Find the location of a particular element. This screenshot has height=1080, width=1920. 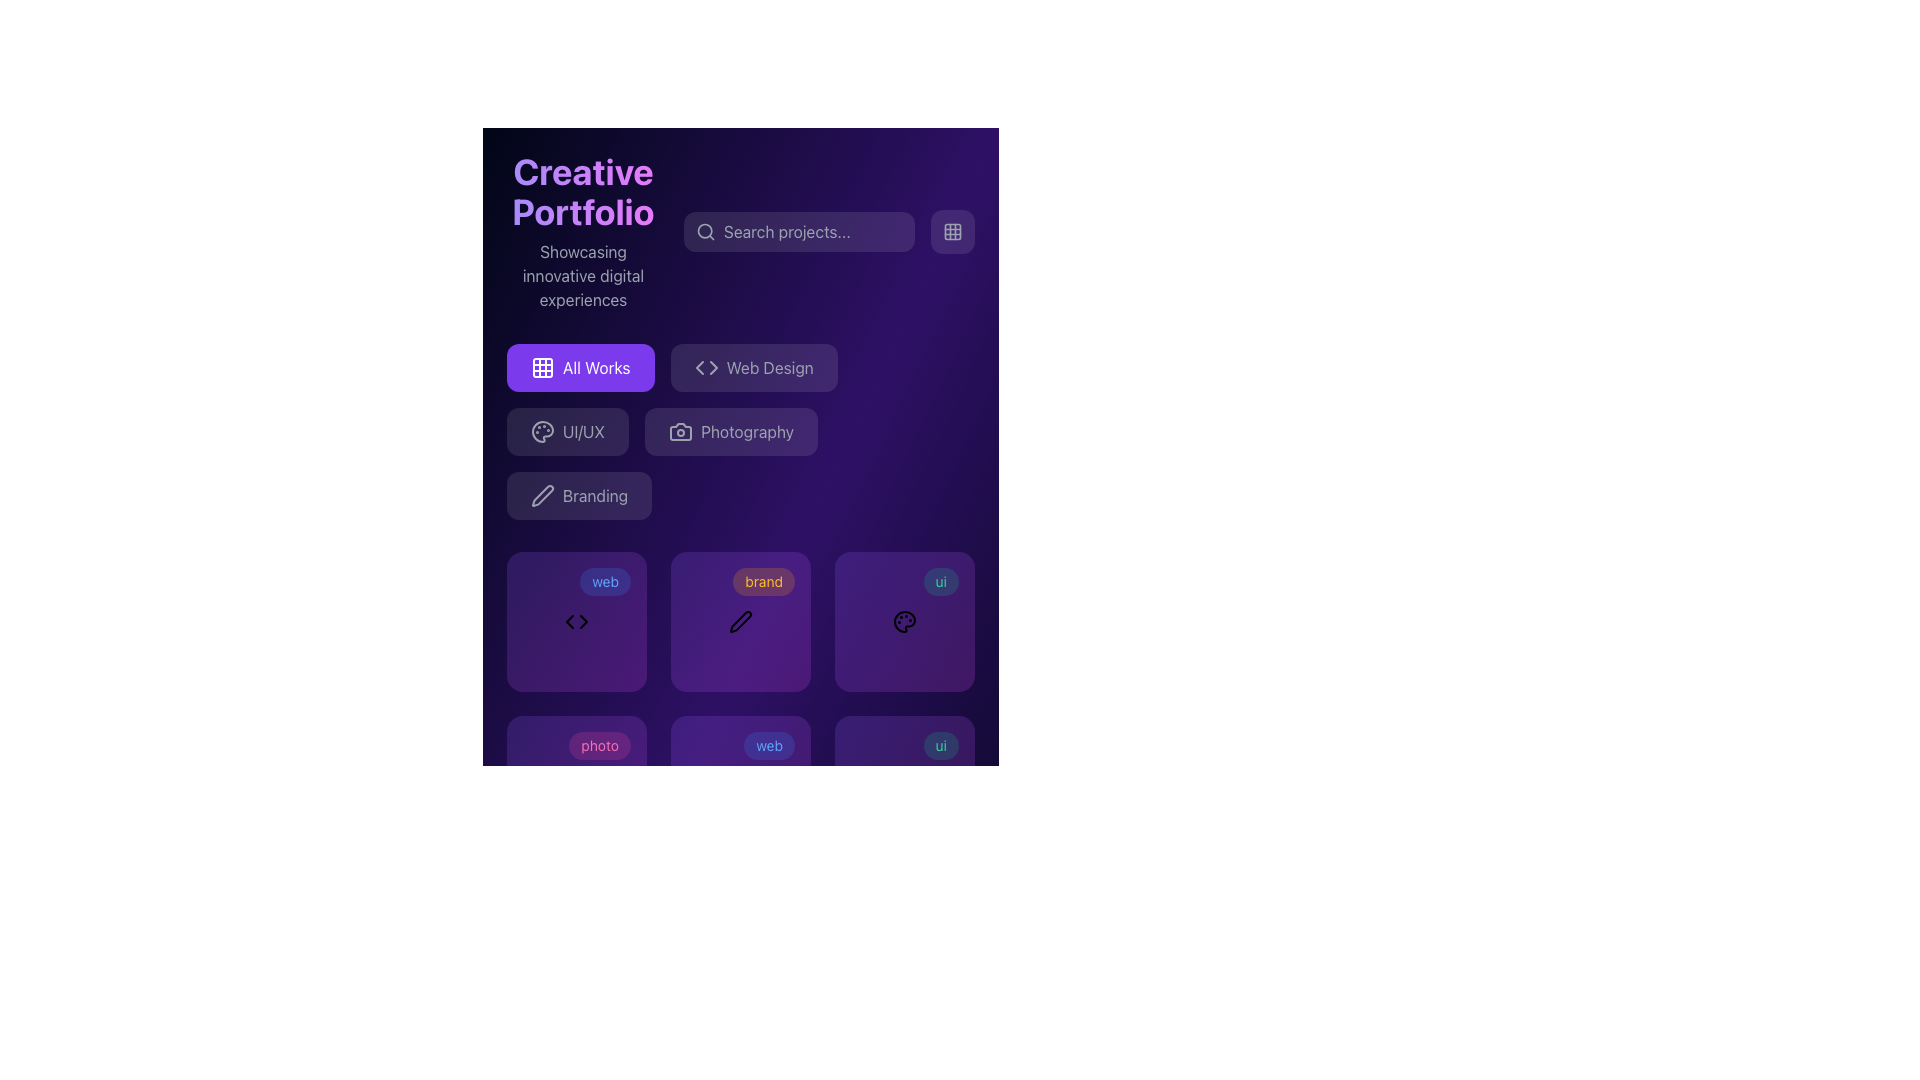

the central square of the 3x3 grid icon located at the top-right of the interface is located at coordinates (952, 230).